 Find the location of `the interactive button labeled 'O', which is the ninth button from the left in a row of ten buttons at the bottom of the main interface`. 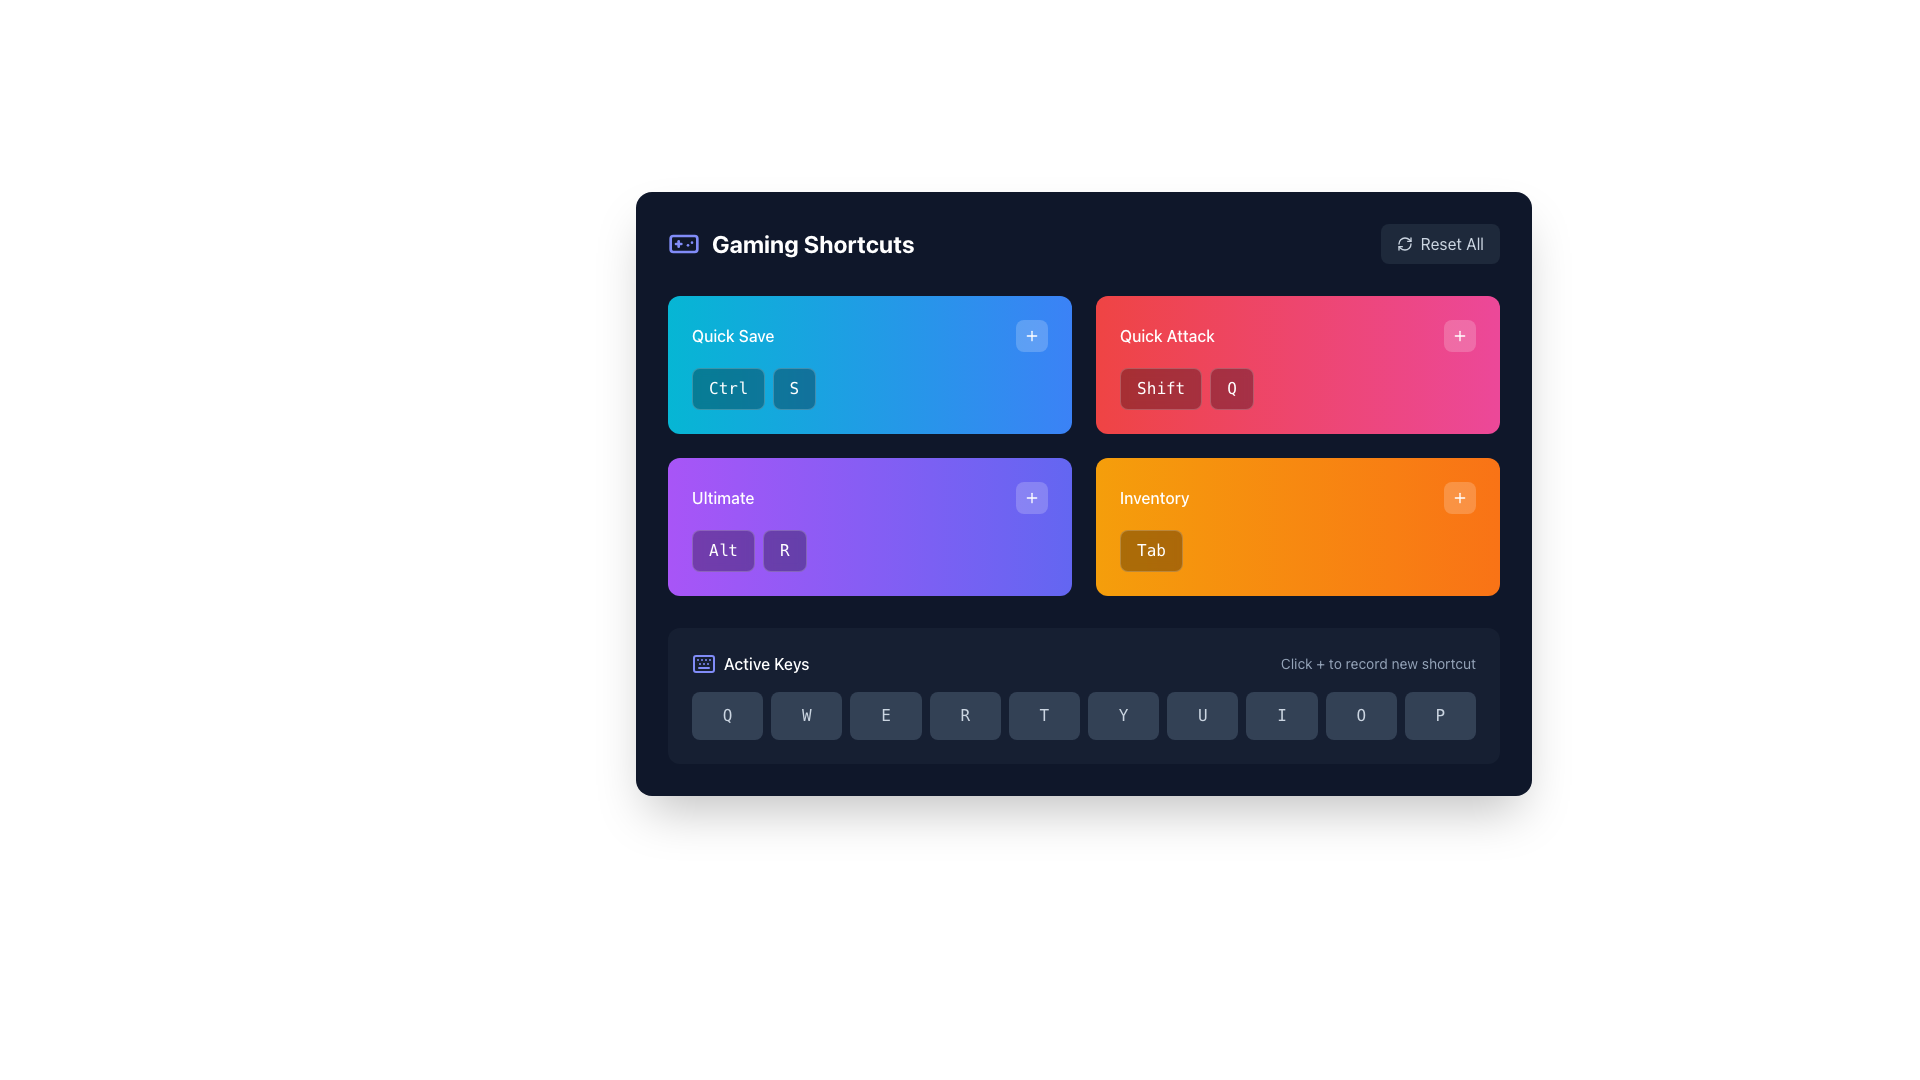

the interactive button labeled 'O', which is the ninth button from the left in a row of ten buttons at the bottom of the main interface is located at coordinates (1360, 715).